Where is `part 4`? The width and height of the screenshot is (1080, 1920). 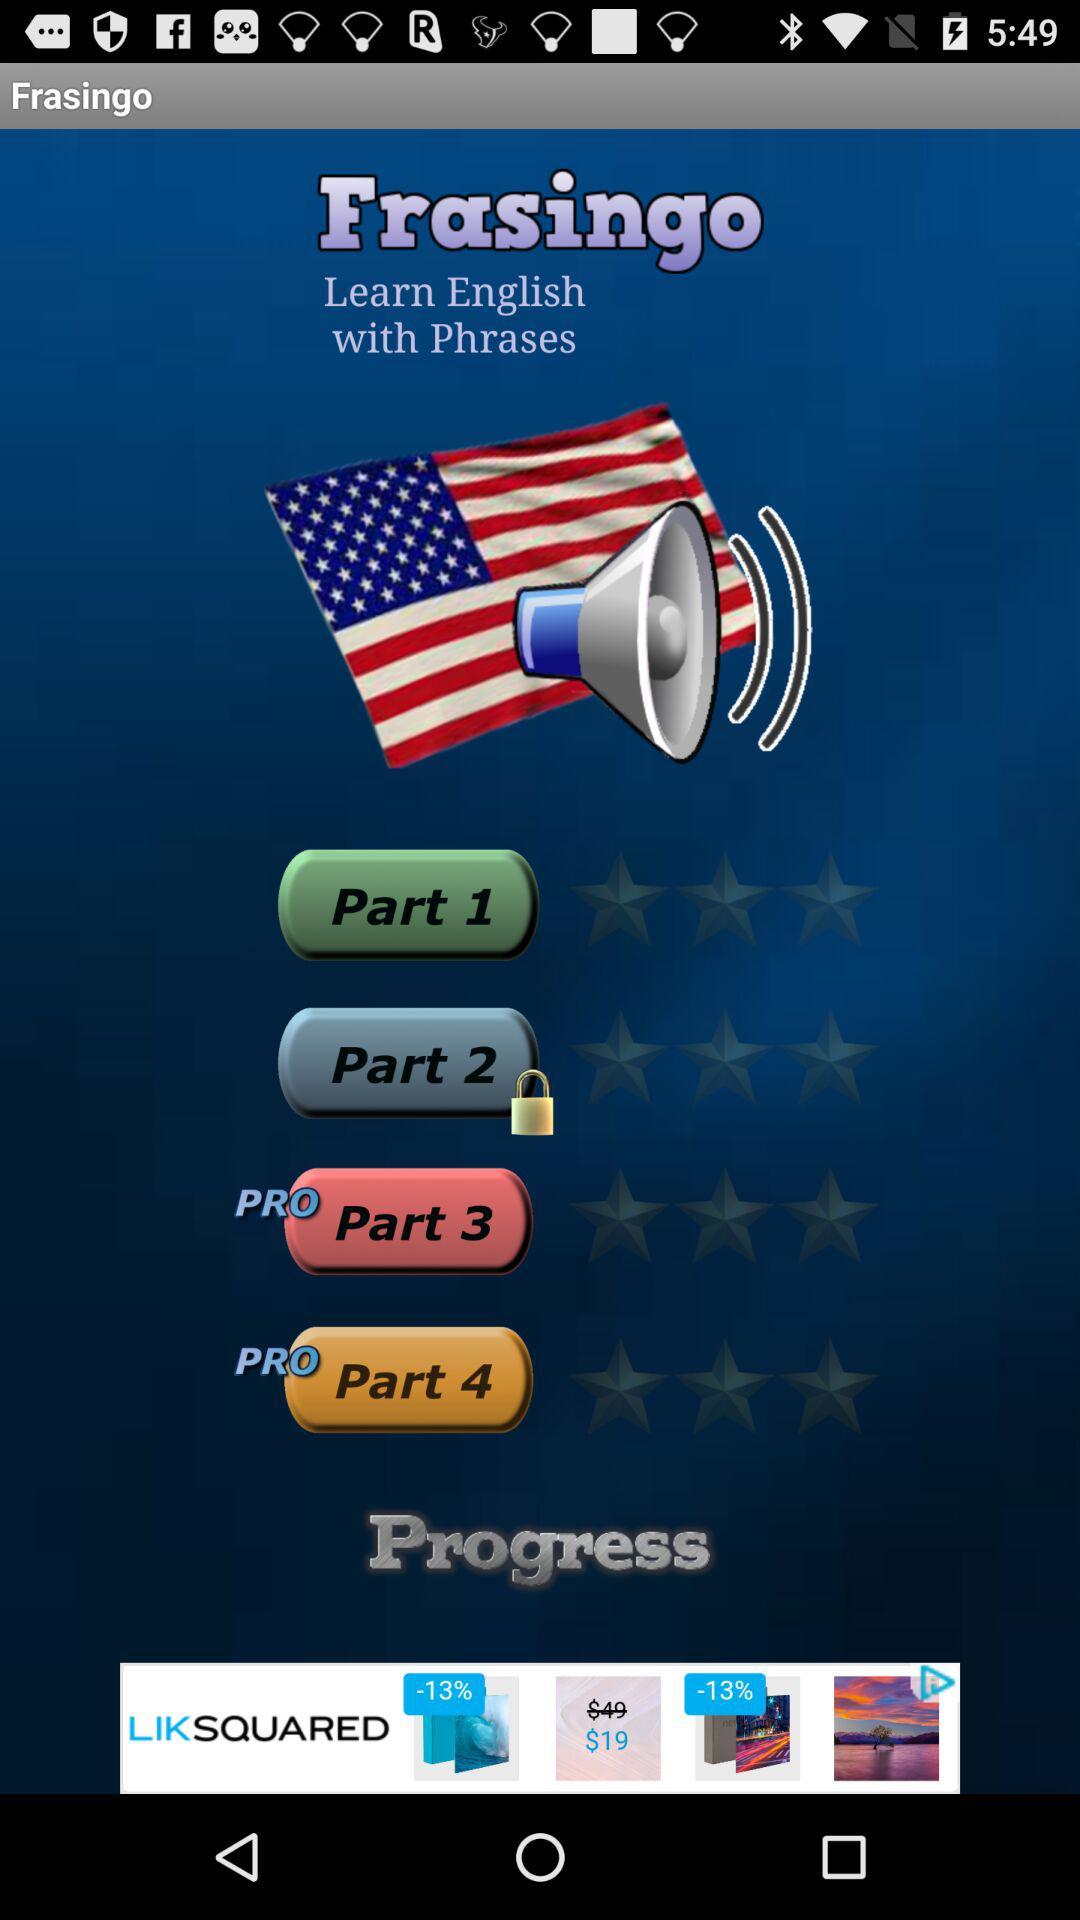 part 4 is located at coordinates (407, 1378).